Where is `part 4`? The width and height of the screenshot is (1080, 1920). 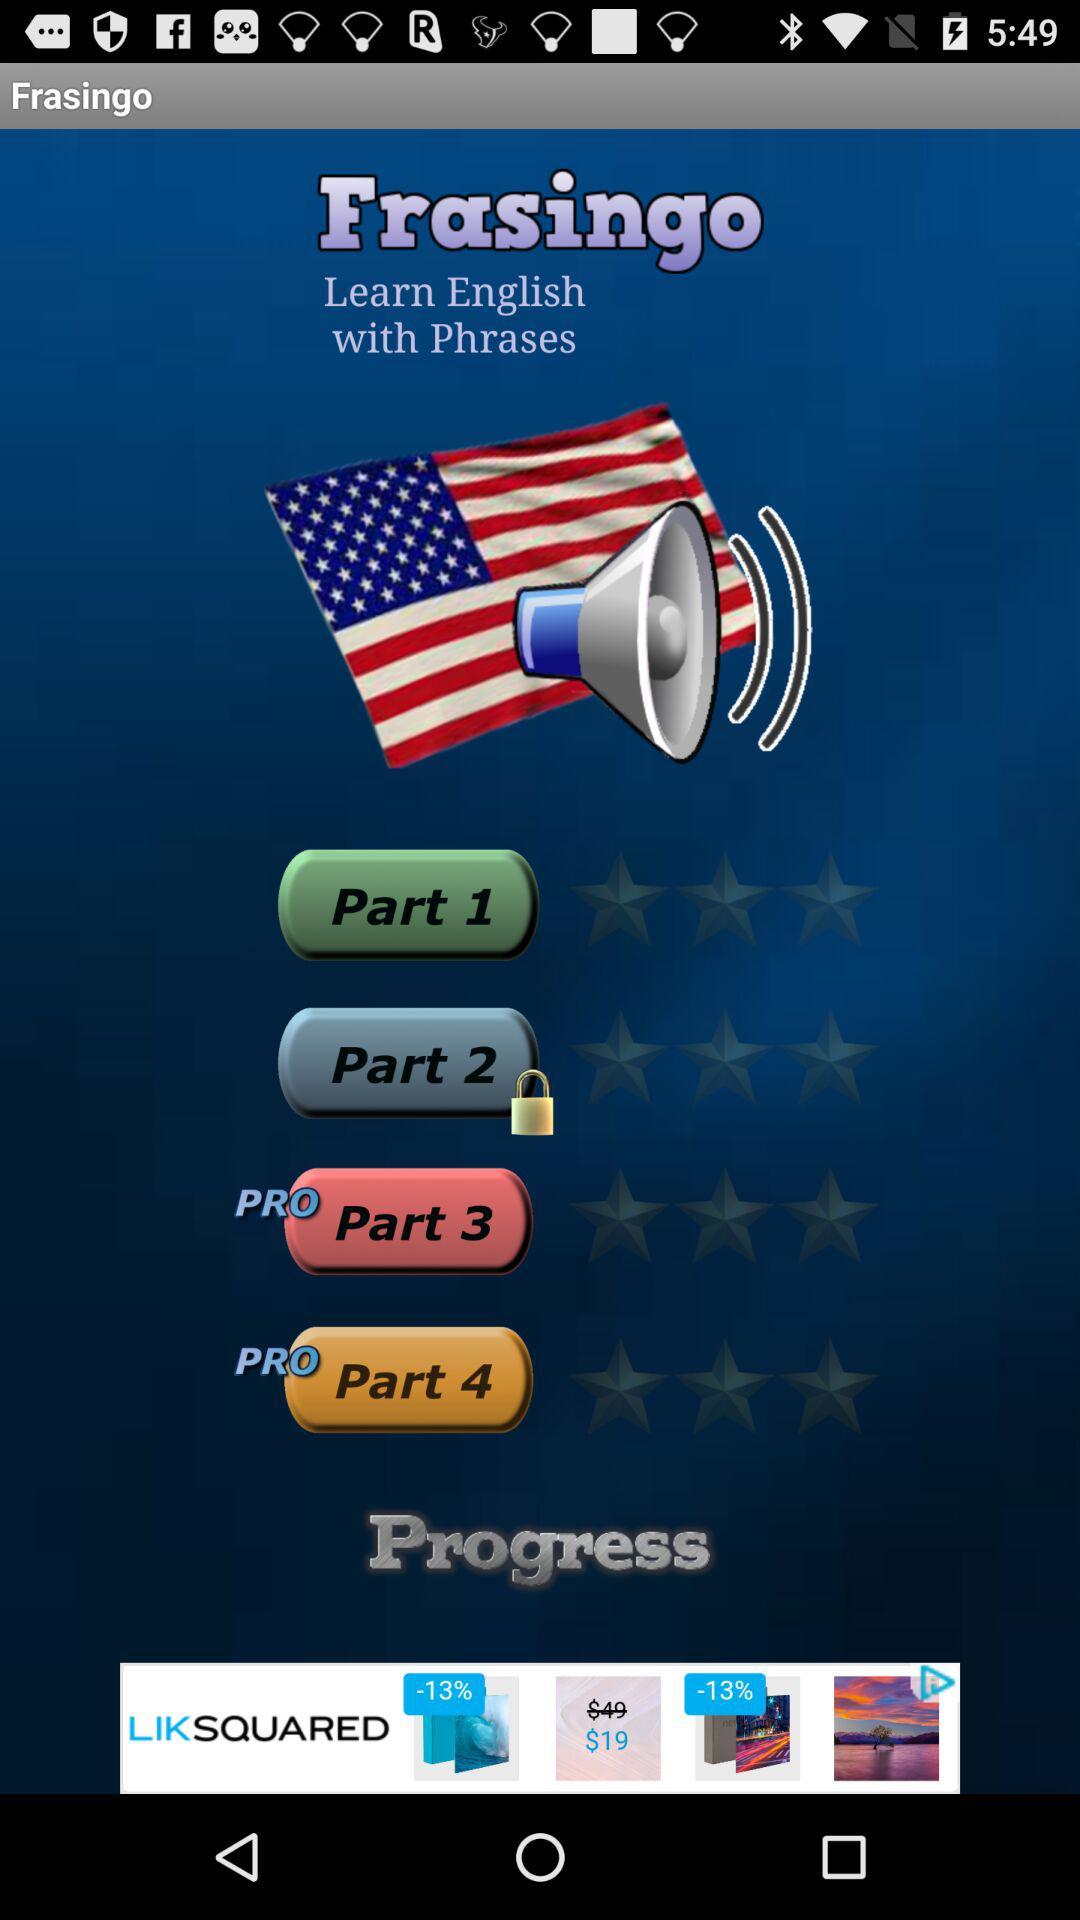 part 4 is located at coordinates (407, 1378).